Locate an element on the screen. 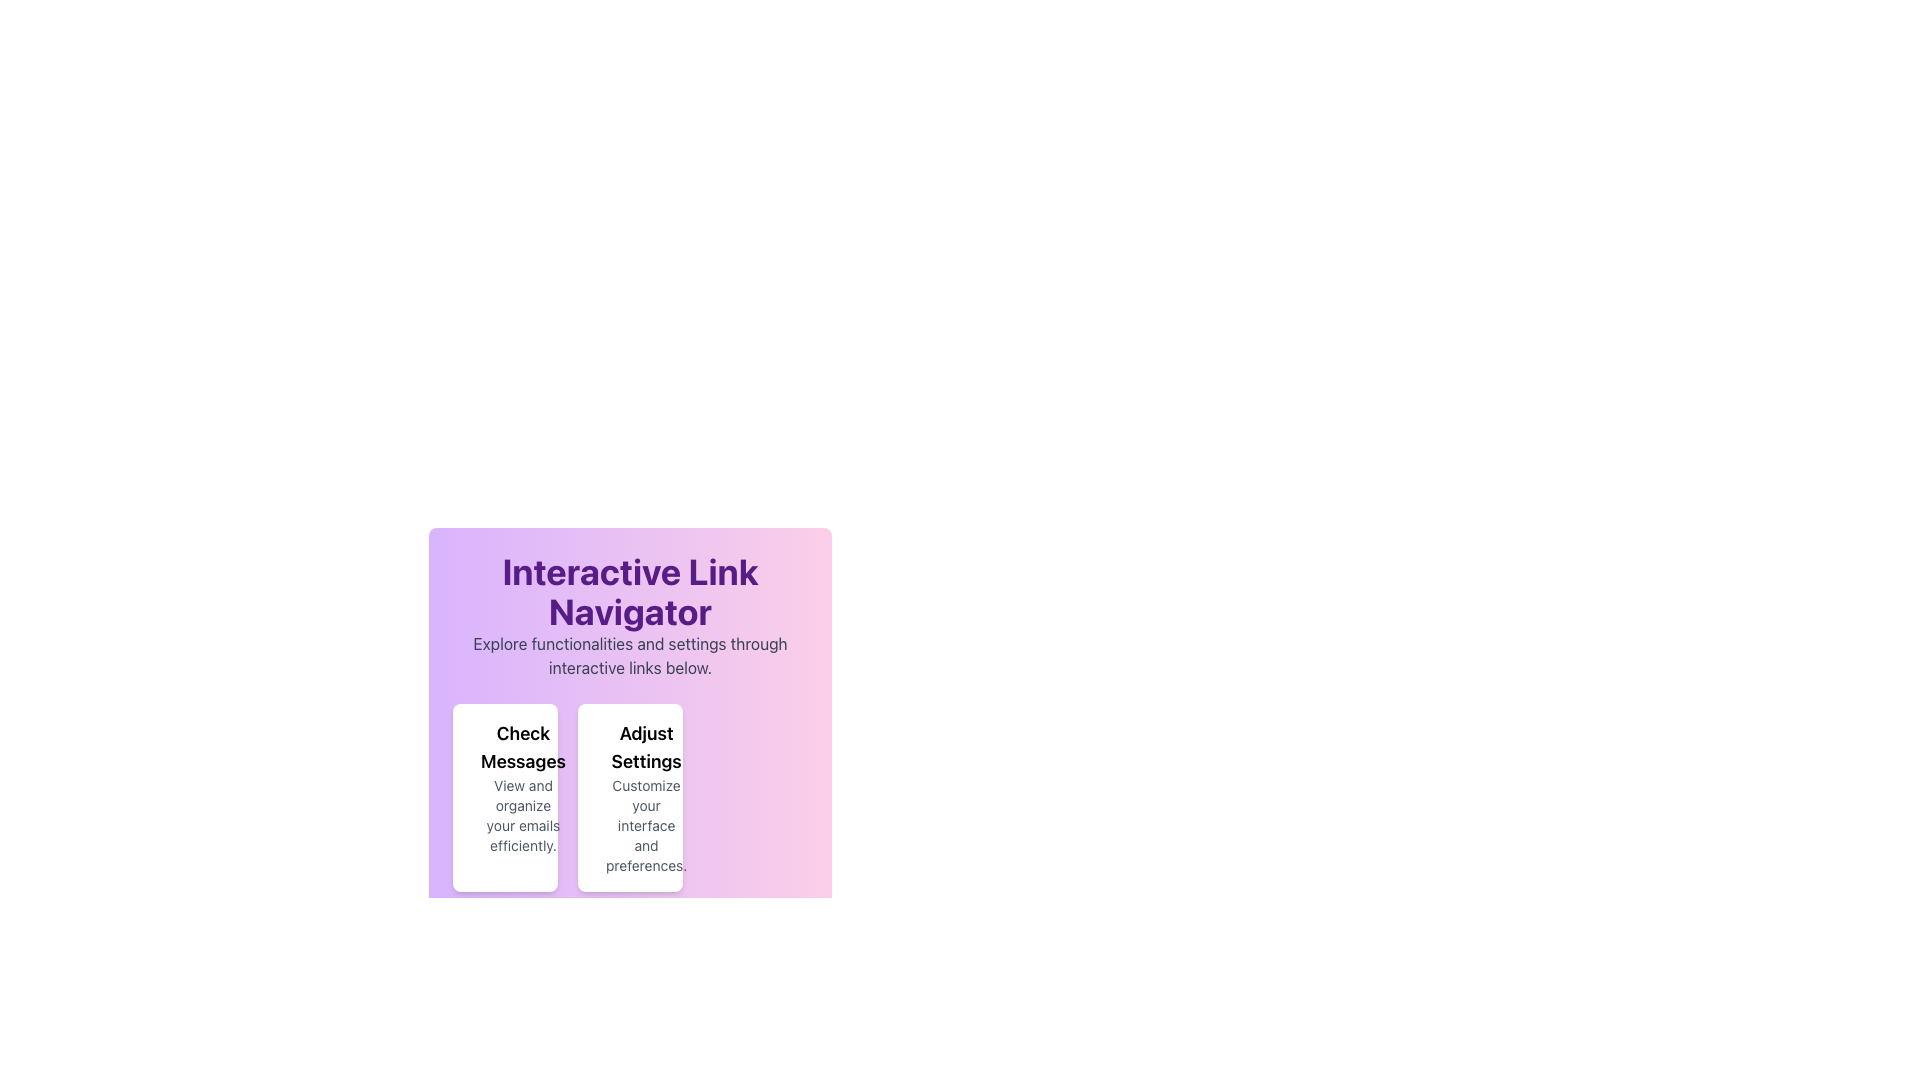 This screenshot has width=1920, height=1080. the 'Go to Messages' link on the interactive card located in the lower center of the layout beneath the purple header titled 'Interactive Link Navigator' is located at coordinates (505, 797).